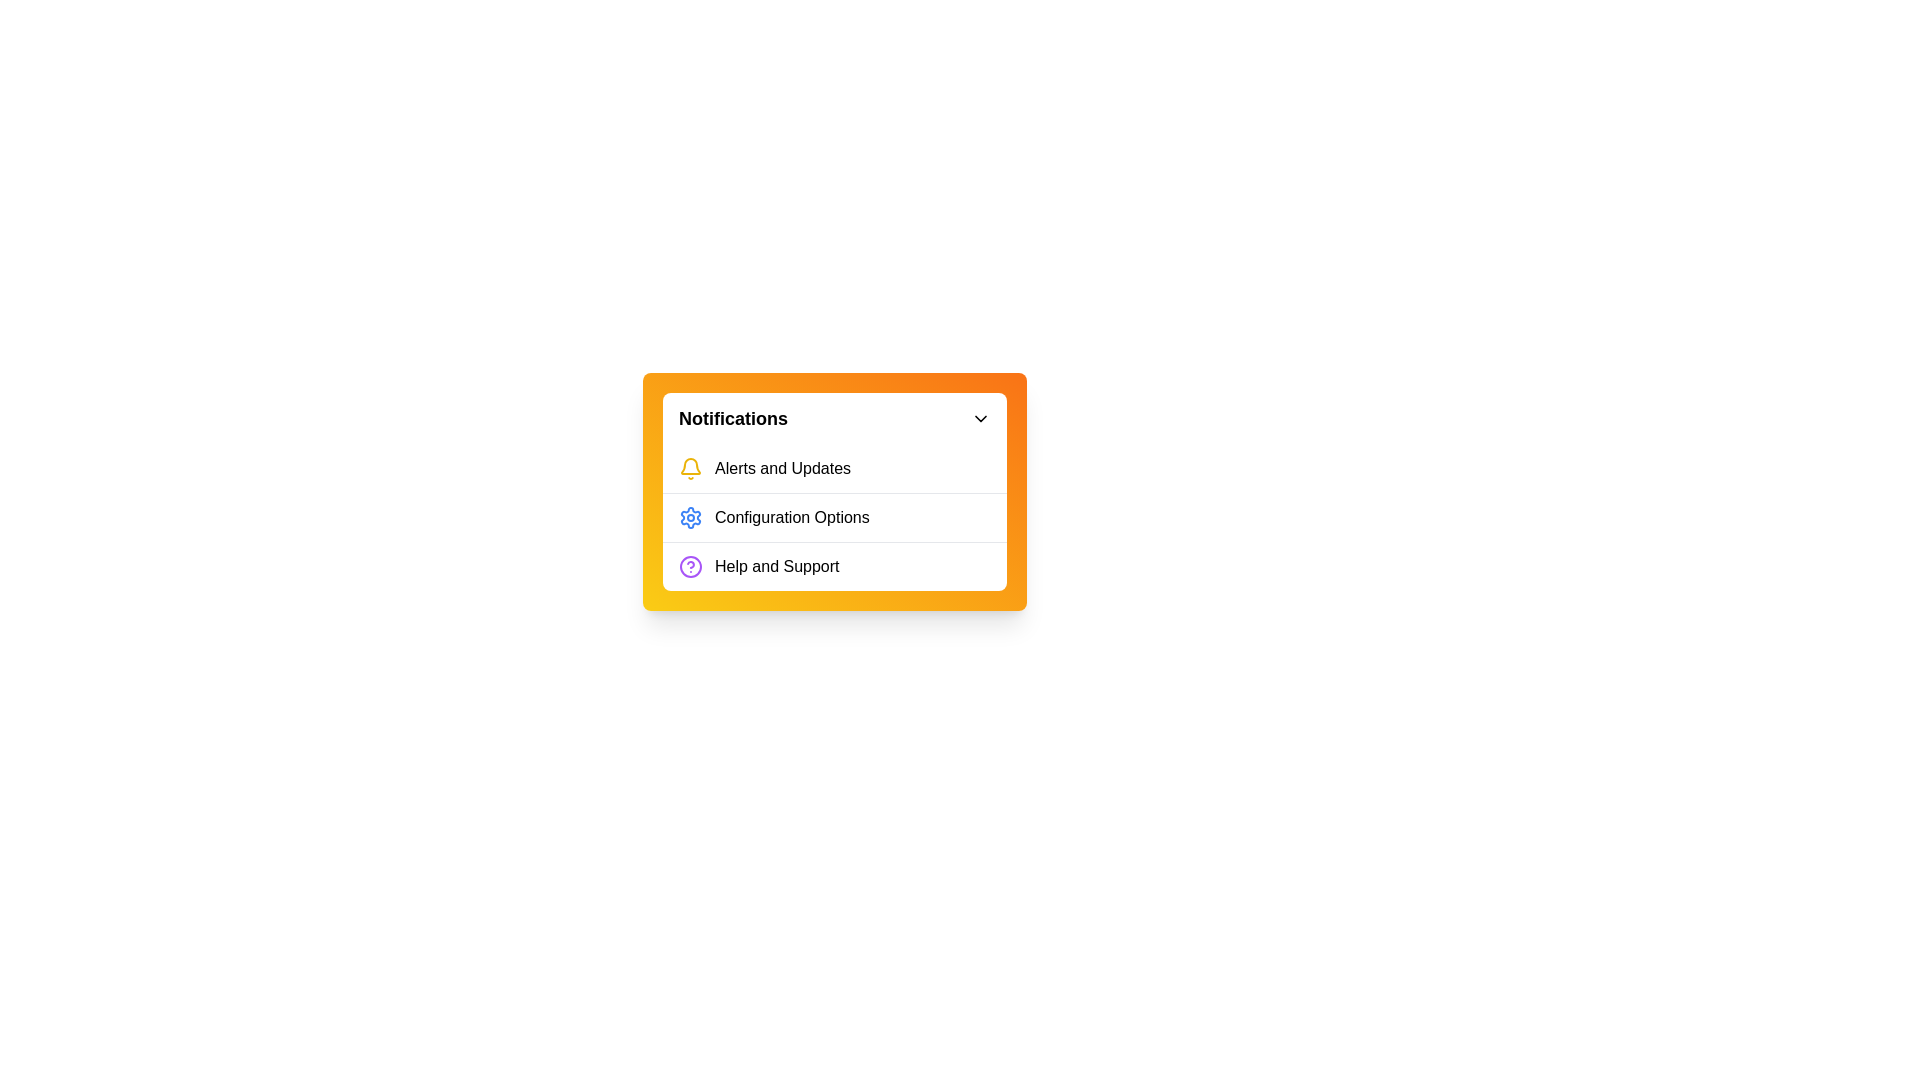  Describe the element at coordinates (835, 566) in the screenshot. I see `the 'Help and Support' item in the notification panel` at that location.